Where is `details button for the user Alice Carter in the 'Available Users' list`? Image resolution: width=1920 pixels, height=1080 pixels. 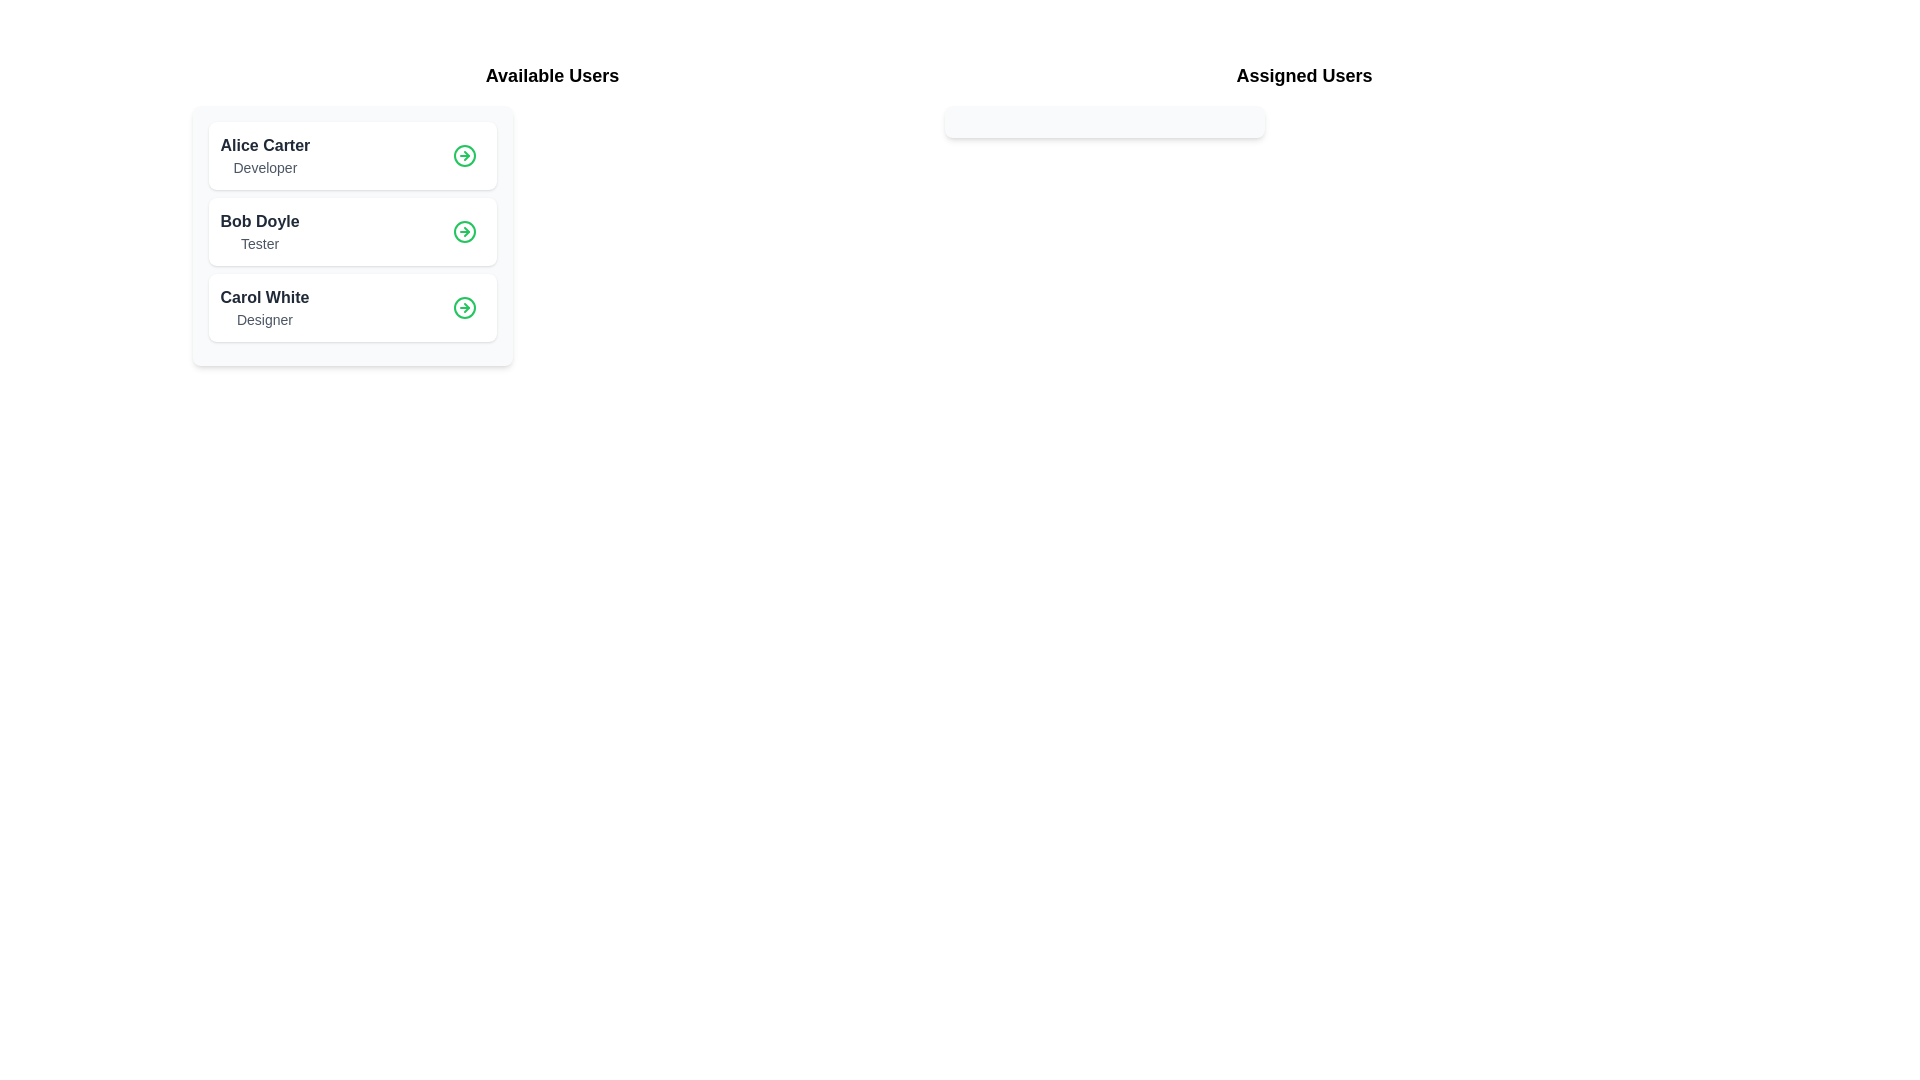 details button for the user Alice Carter in the 'Available Users' list is located at coordinates (463, 154).